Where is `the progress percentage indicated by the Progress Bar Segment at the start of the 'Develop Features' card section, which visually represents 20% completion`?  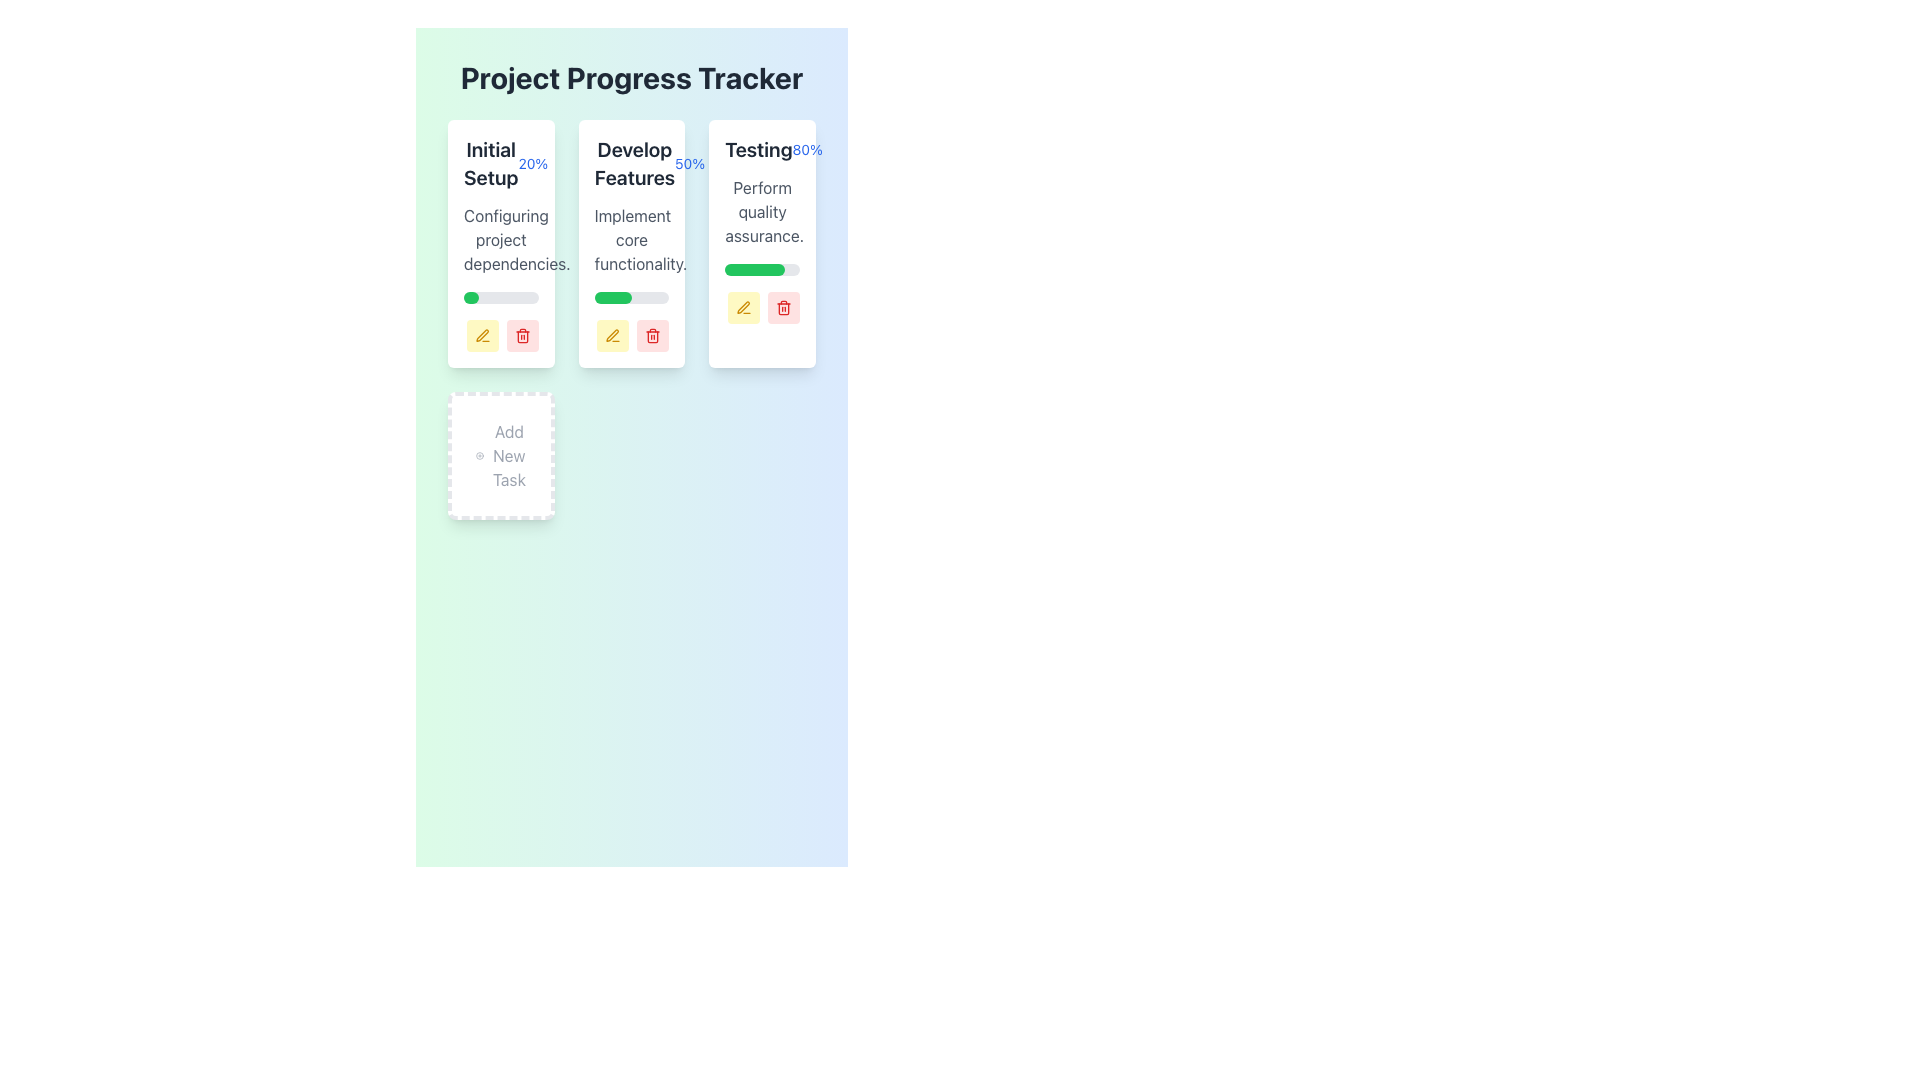 the progress percentage indicated by the Progress Bar Segment at the start of the 'Develop Features' card section, which visually represents 20% completion is located at coordinates (470, 297).